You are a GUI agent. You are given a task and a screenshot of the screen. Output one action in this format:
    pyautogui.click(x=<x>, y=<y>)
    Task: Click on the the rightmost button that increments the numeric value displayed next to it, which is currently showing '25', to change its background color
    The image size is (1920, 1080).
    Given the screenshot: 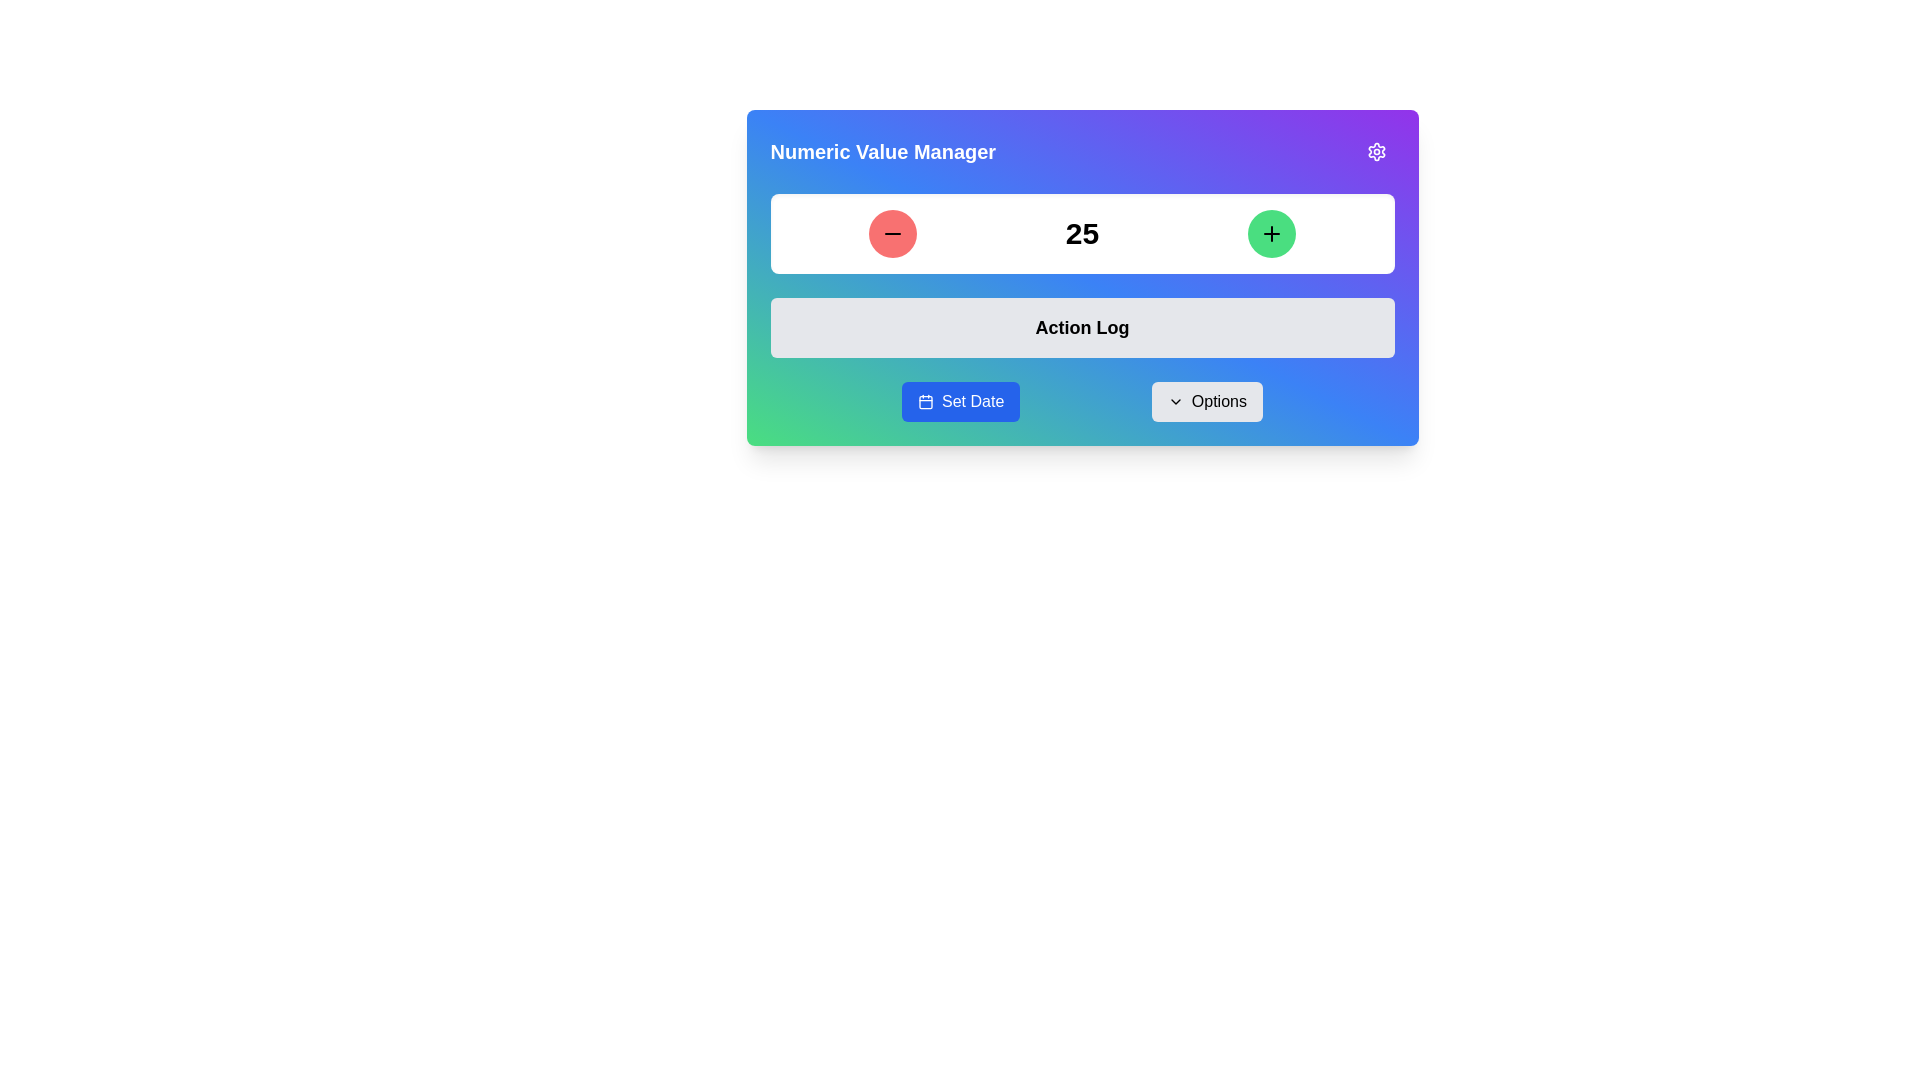 What is the action you would take?
    pyautogui.click(x=1271, y=233)
    